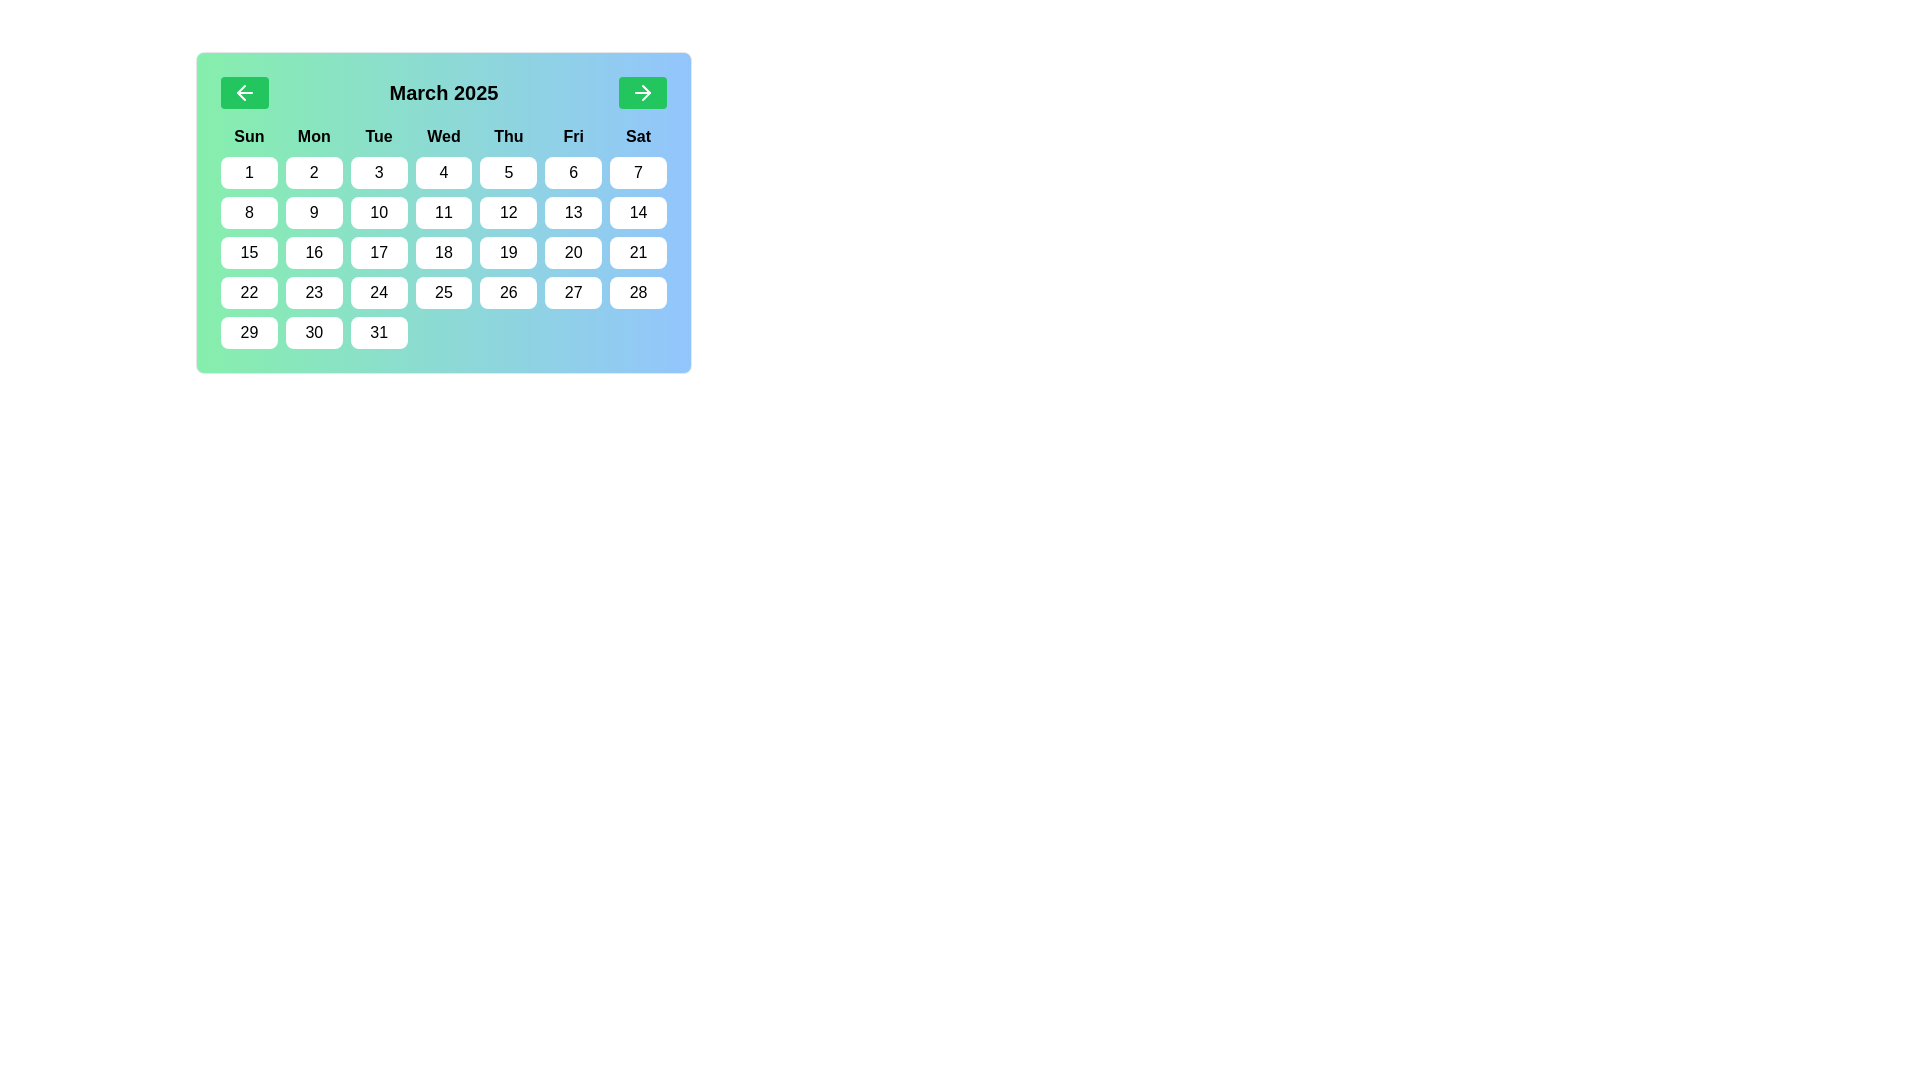 This screenshot has height=1080, width=1920. What do you see at coordinates (379, 293) in the screenshot?
I see `the button representing the calendar date '24'` at bounding box center [379, 293].